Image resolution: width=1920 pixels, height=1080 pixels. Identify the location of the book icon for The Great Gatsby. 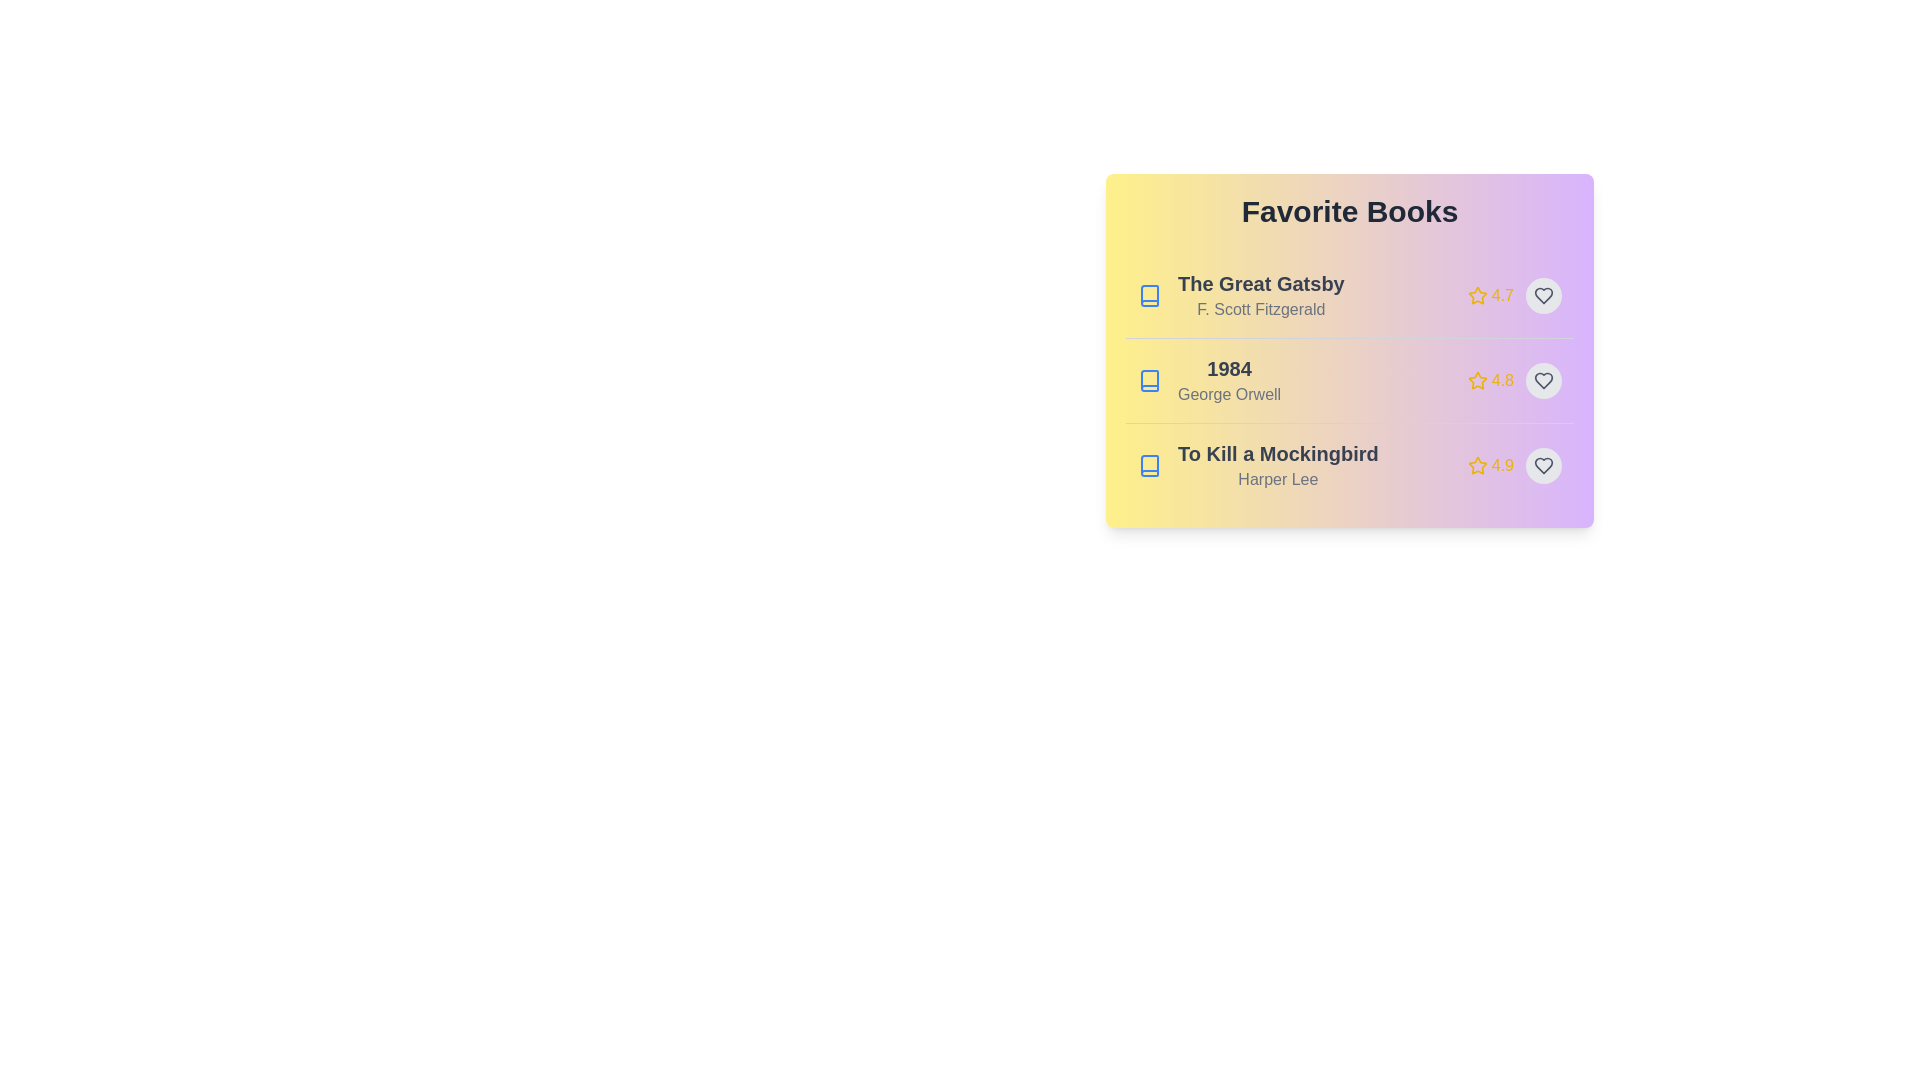
(1150, 296).